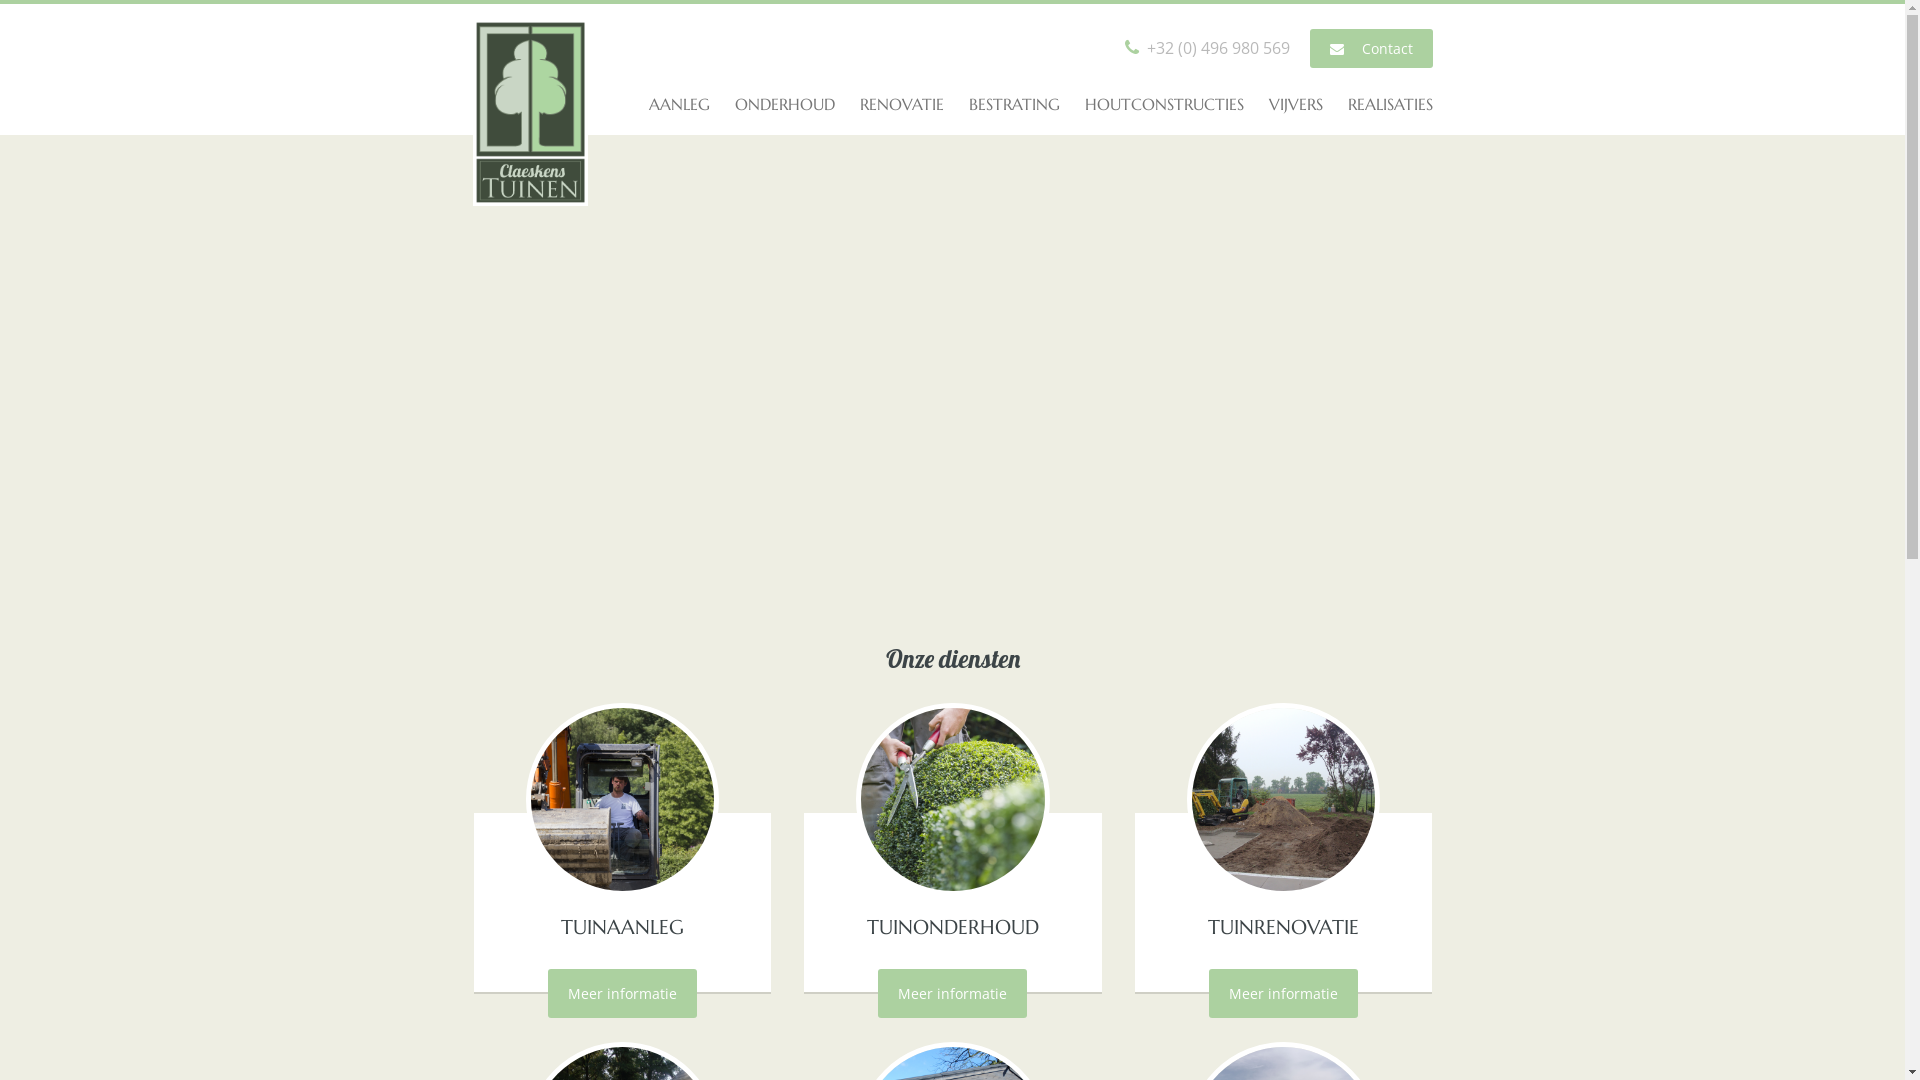 Image resolution: width=1920 pixels, height=1080 pixels. I want to click on 'TUINRENOVATIE', so click(1283, 927).